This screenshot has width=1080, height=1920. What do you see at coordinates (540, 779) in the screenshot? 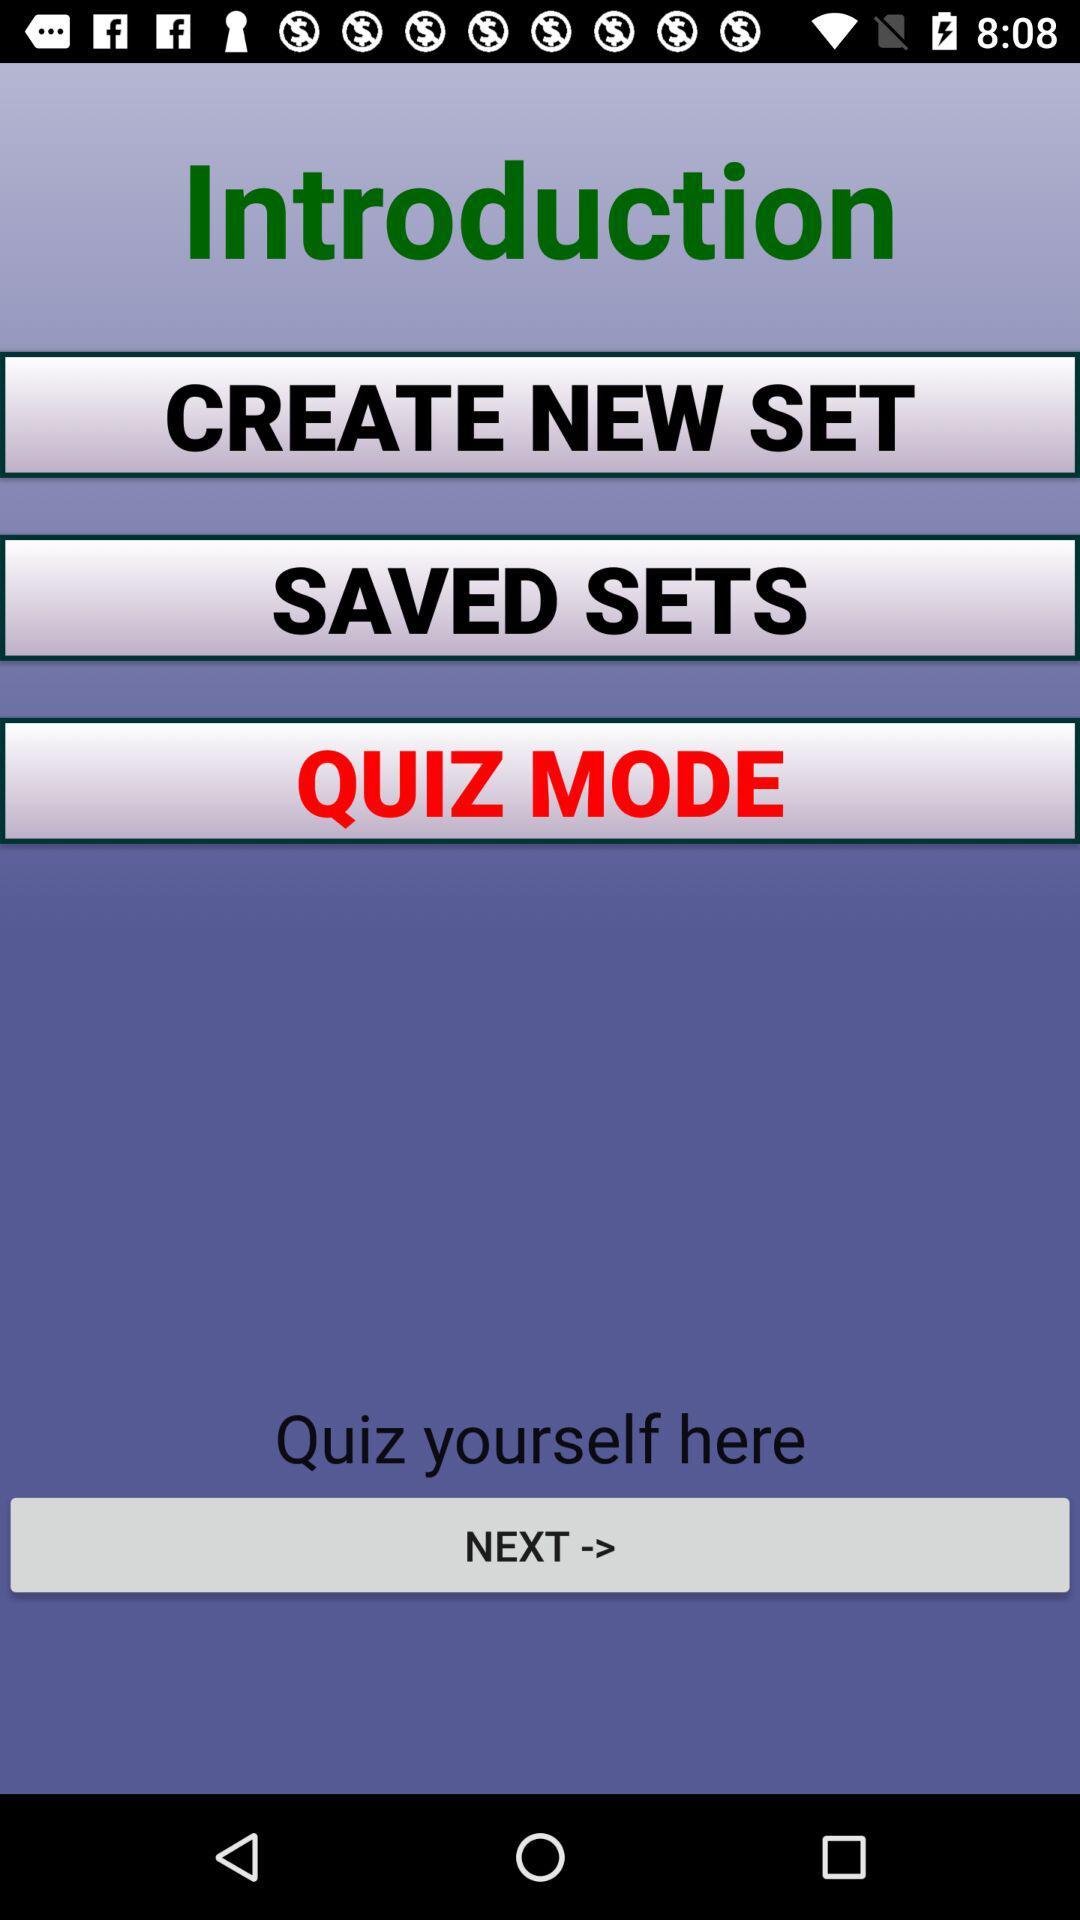
I see `the item at the center` at bounding box center [540, 779].